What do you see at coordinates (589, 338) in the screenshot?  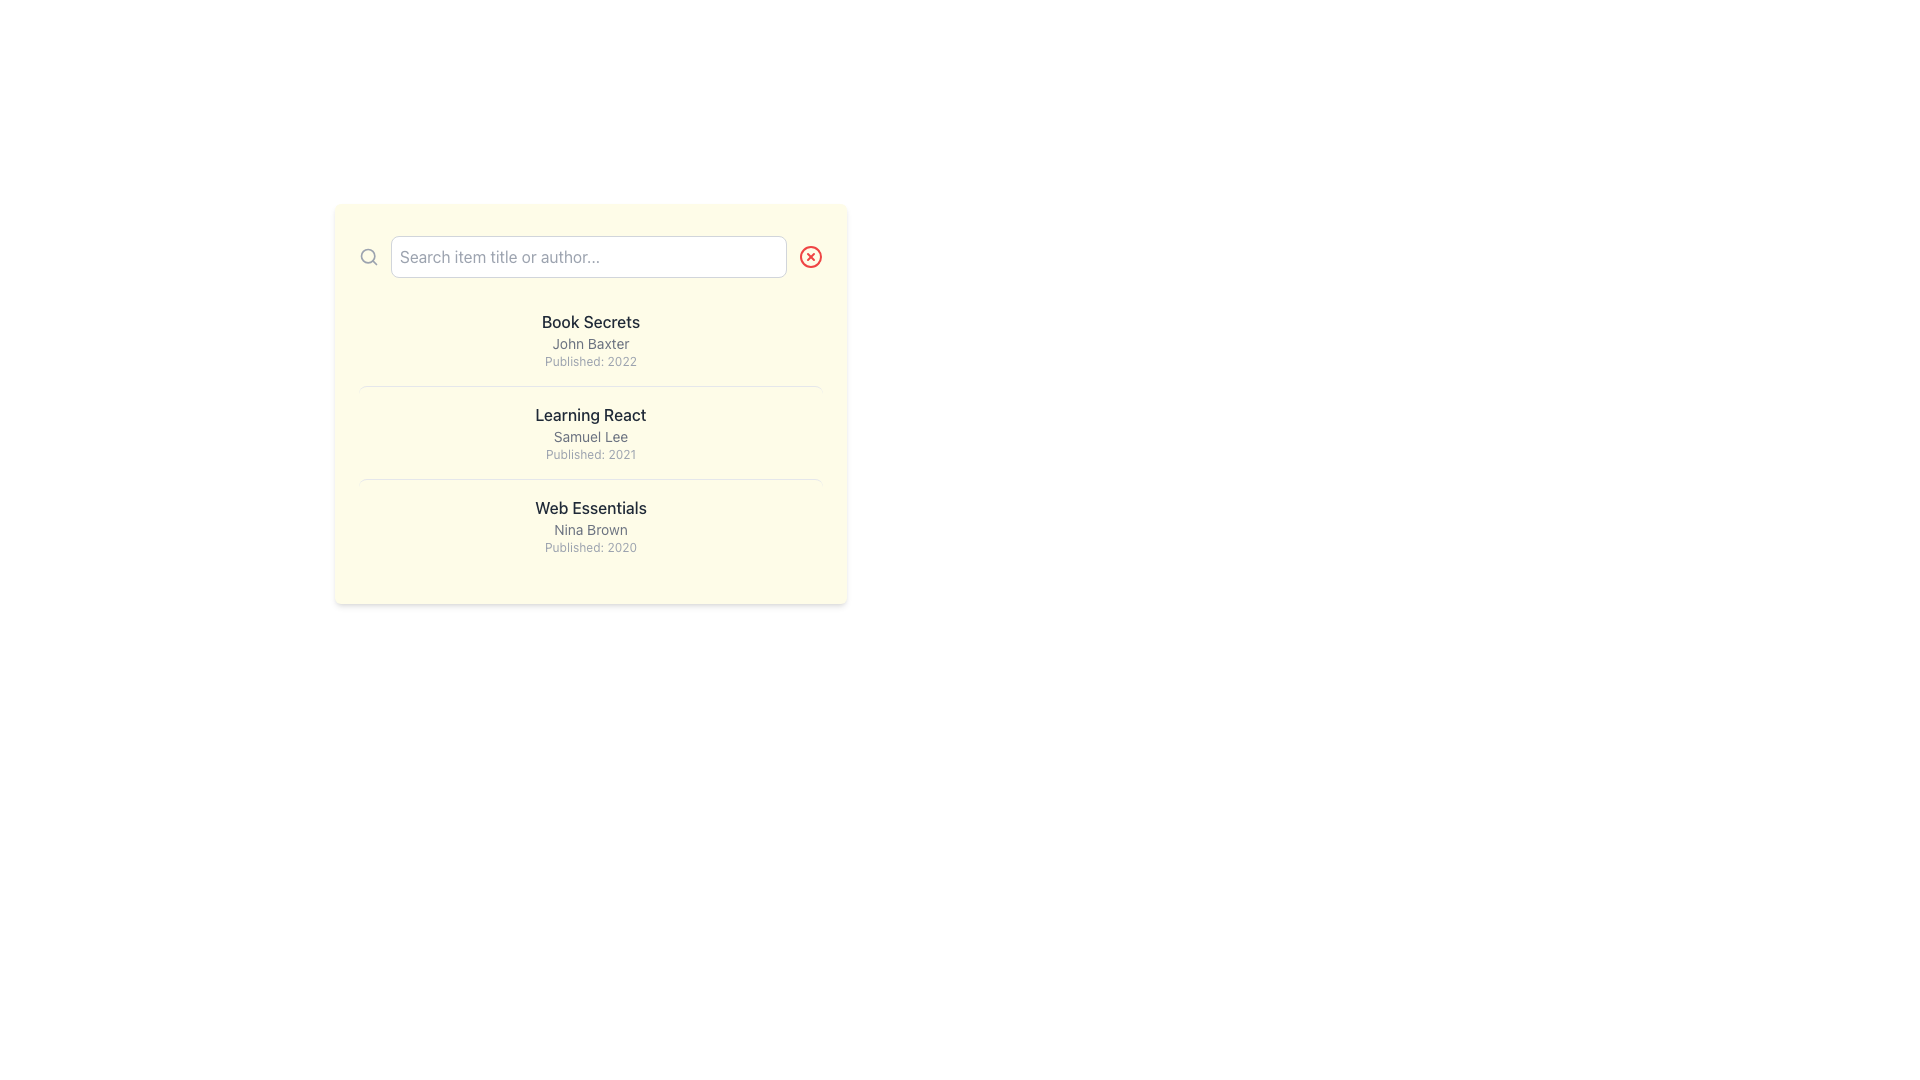 I see `the first book entry in the vertical list for a detailed view by clicking on it` at bounding box center [589, 338].